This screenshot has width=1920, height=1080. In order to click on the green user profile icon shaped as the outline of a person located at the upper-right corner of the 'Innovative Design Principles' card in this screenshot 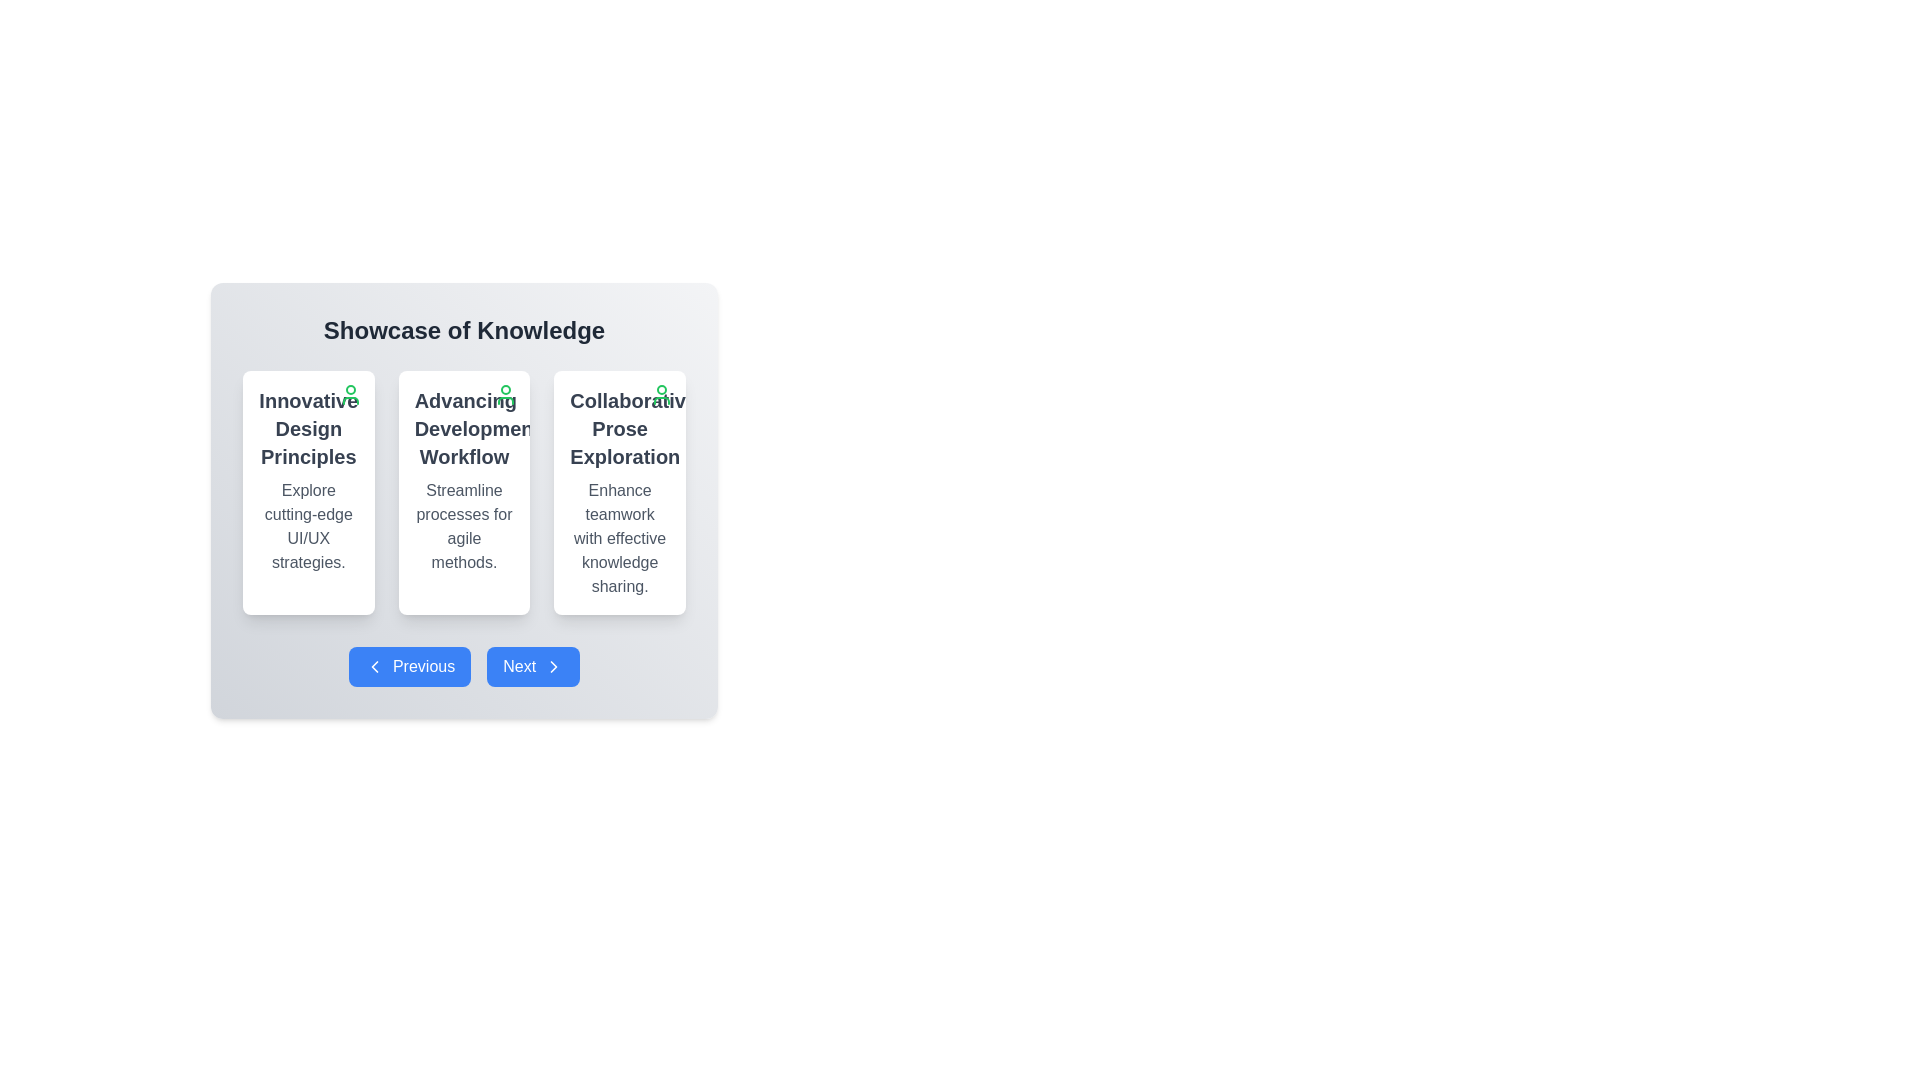, I will do `click(350, 394)`.